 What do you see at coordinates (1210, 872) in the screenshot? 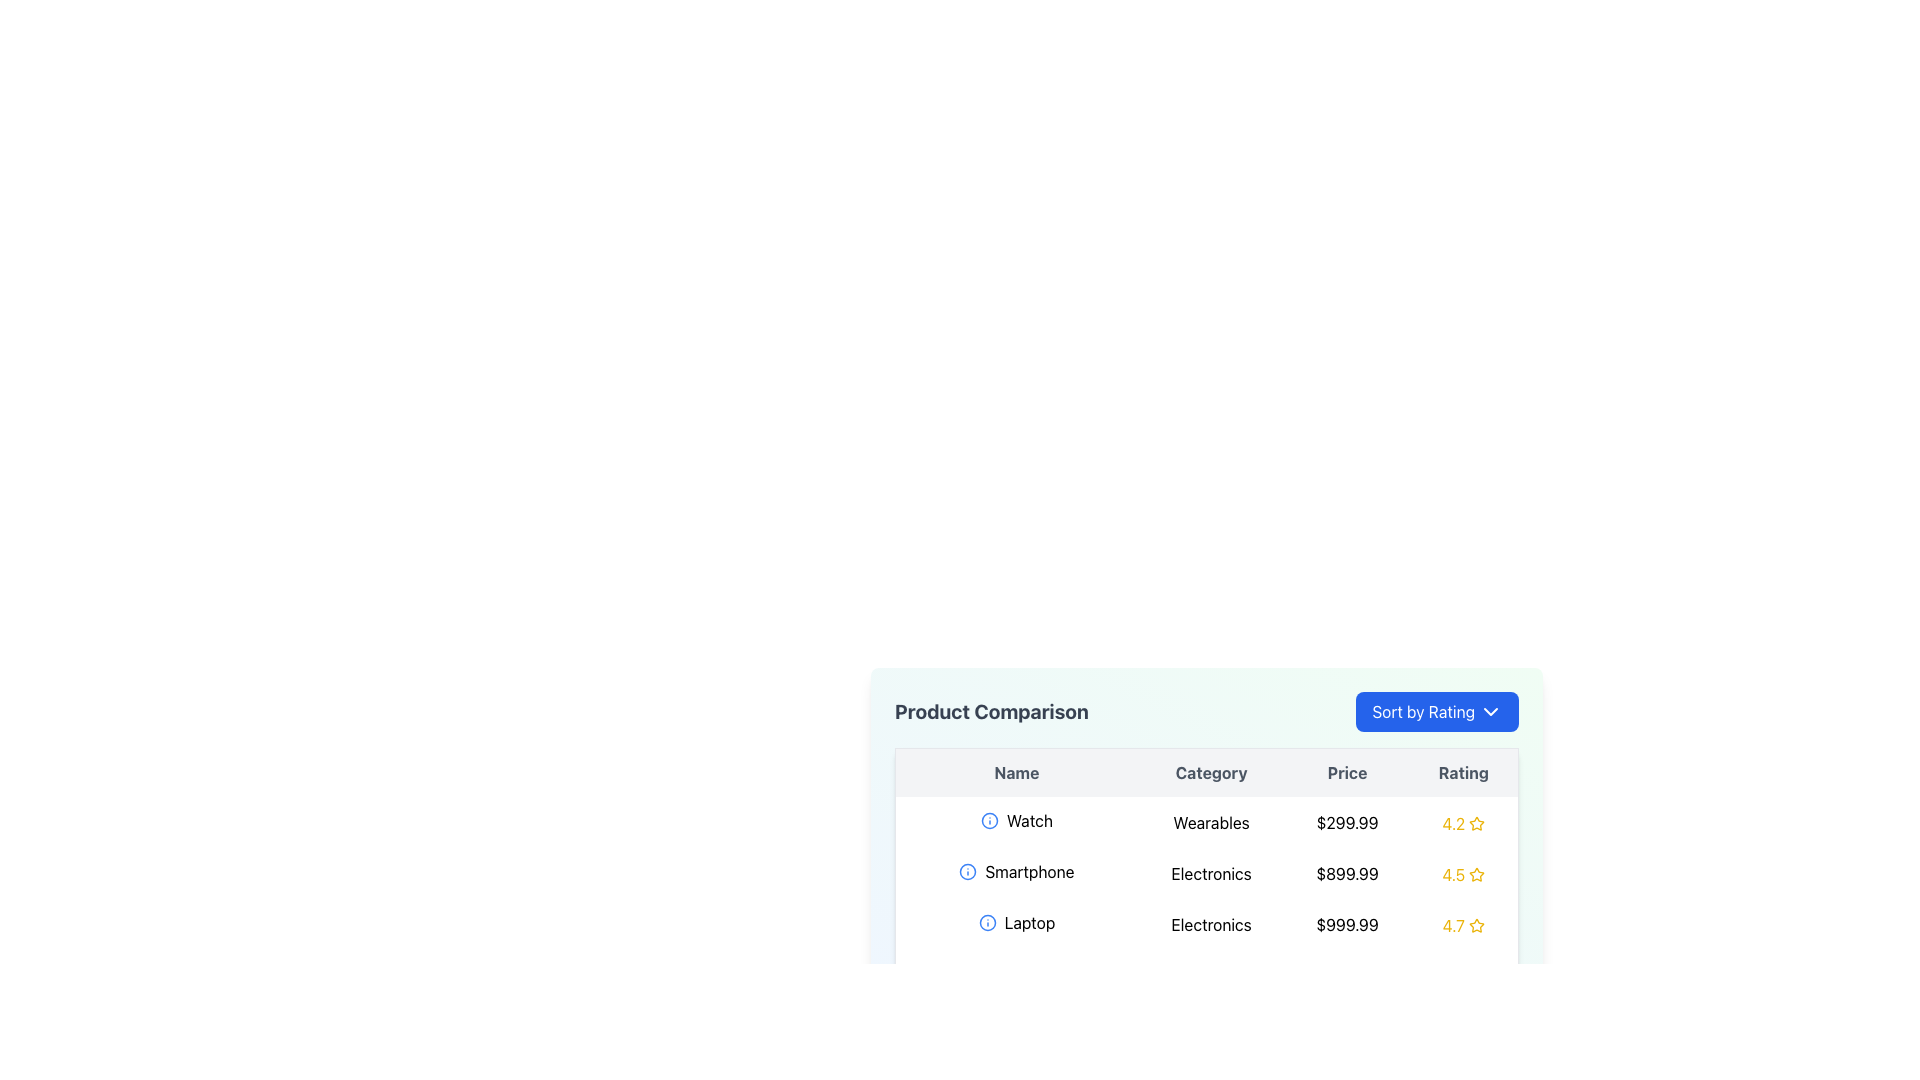
I see `the static text element displaying 'Electronics' in the 'Category' column of the table layout` at bounding box center [1210, 872].